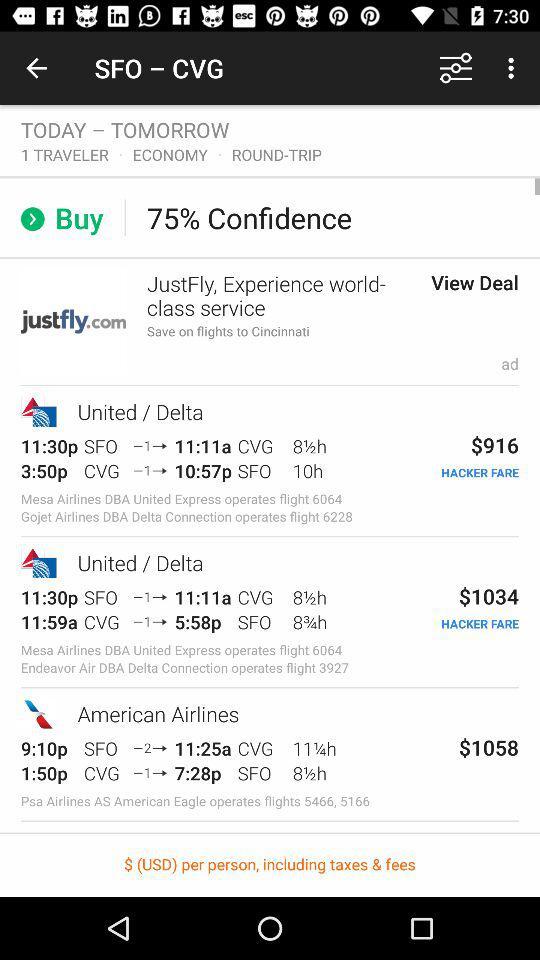  What do you see at coordinates (270, 864) in the screenshot?
I see `the usd per person item` at bounding box center [270, 864].